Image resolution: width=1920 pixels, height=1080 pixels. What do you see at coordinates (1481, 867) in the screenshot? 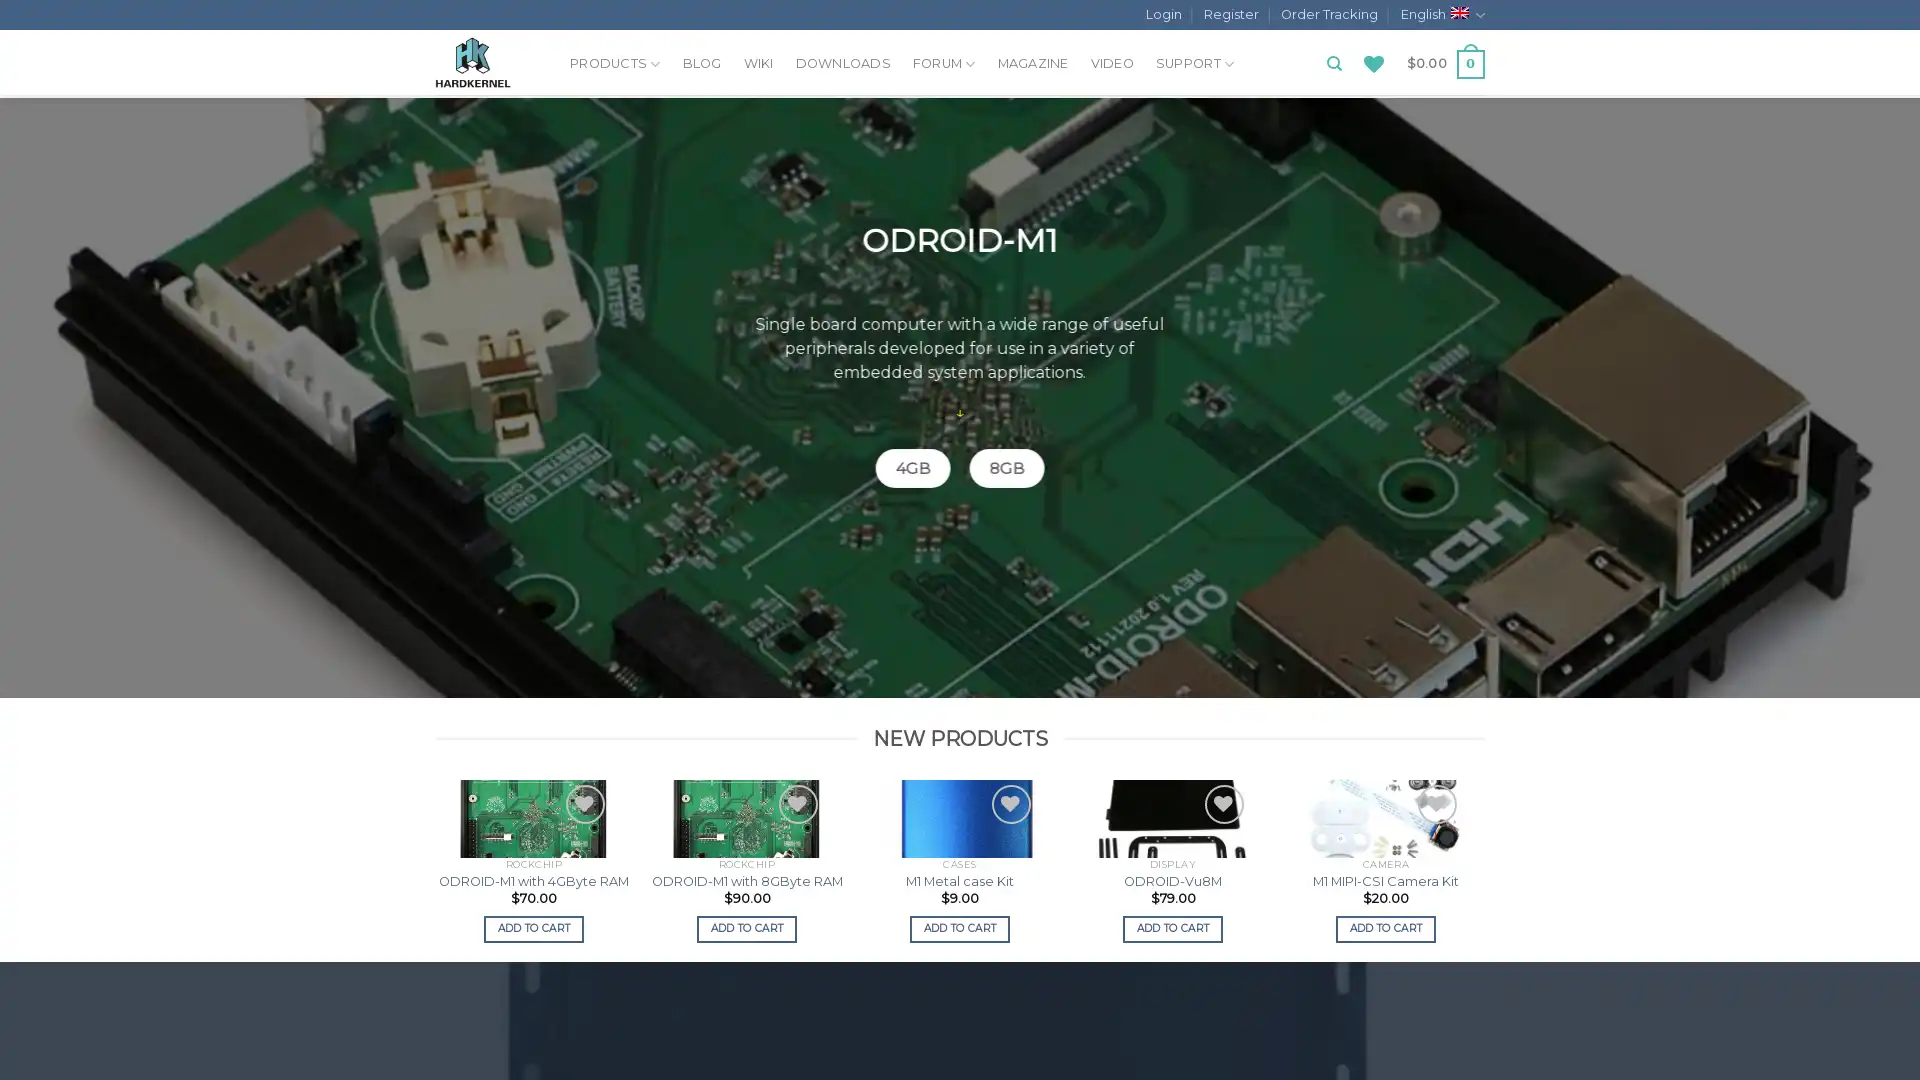
I see `Next` at bounding box center [1481, 867].